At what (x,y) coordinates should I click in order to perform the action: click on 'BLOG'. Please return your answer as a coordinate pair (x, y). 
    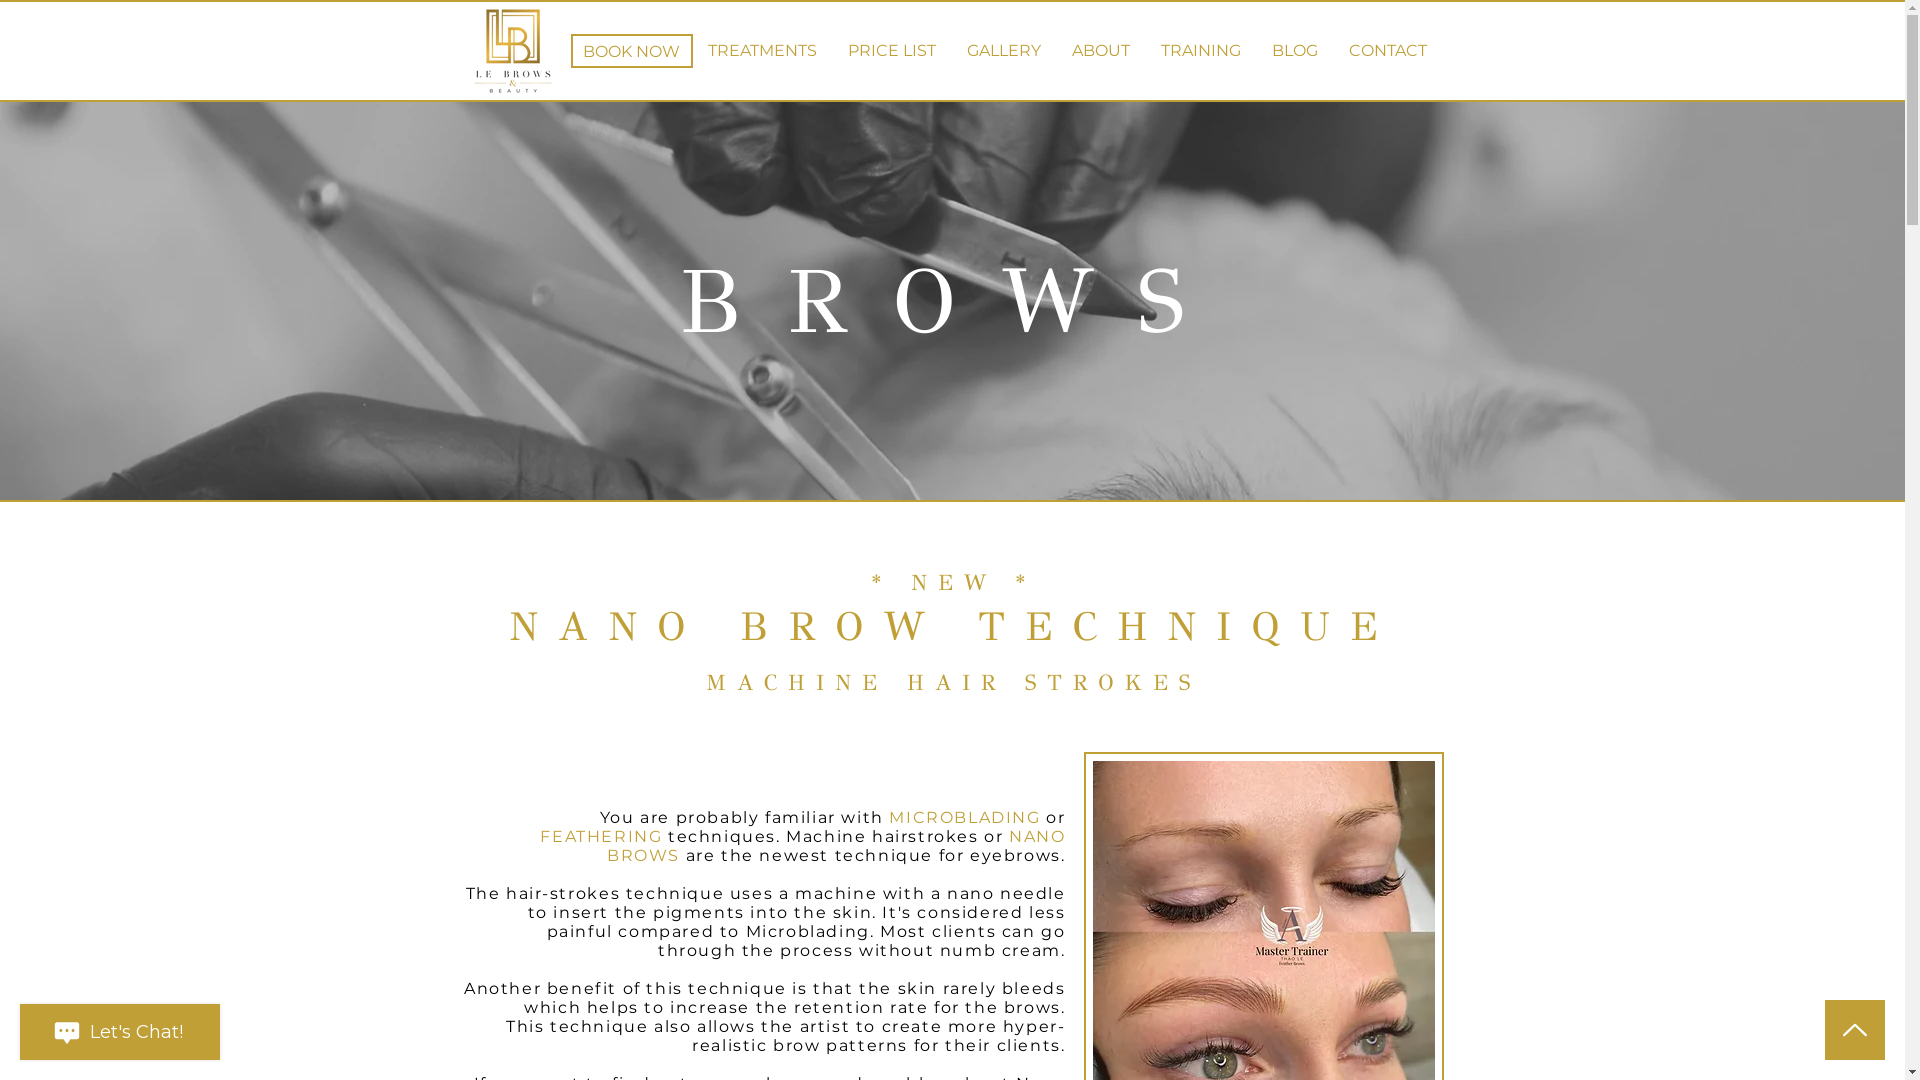
    Looking at the image, I should click on (1294, 49).